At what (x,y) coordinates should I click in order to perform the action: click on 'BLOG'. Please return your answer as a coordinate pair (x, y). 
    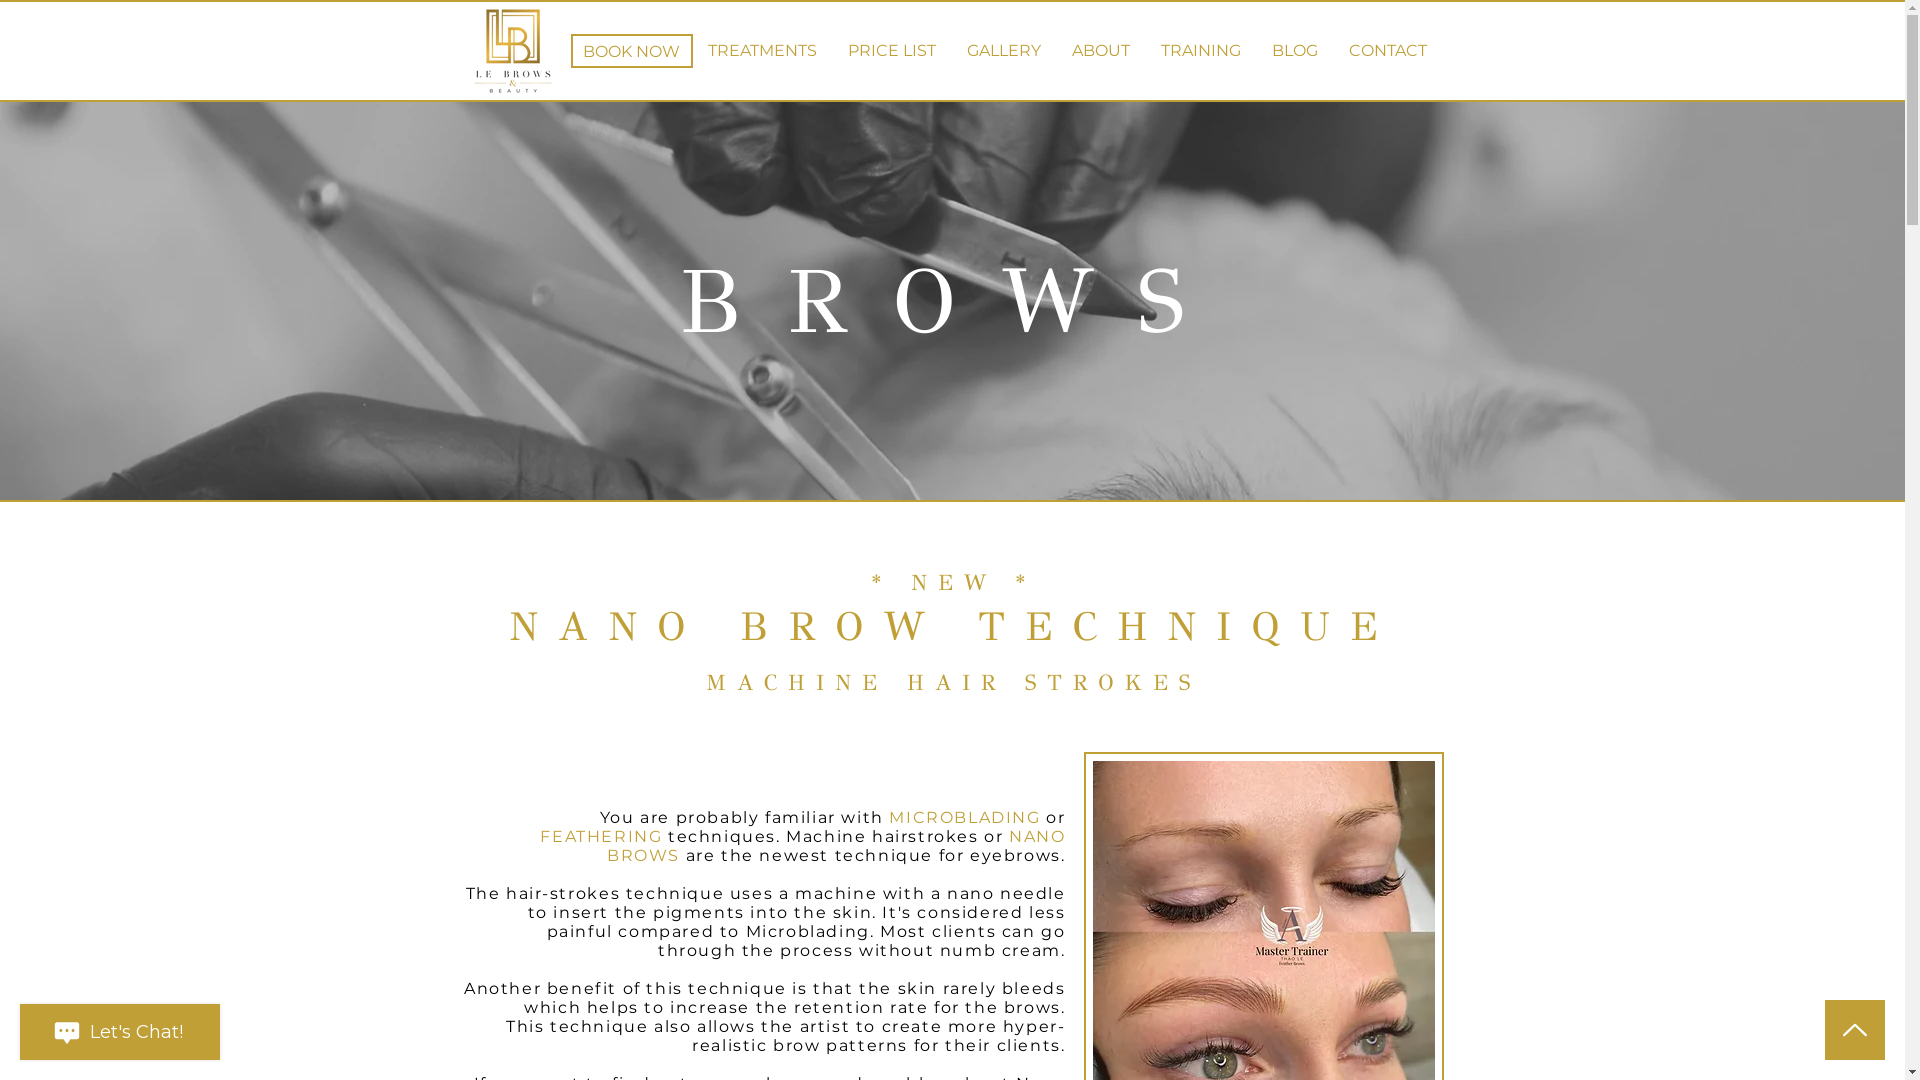
    Looking at the image, I should click on (1294, 49).